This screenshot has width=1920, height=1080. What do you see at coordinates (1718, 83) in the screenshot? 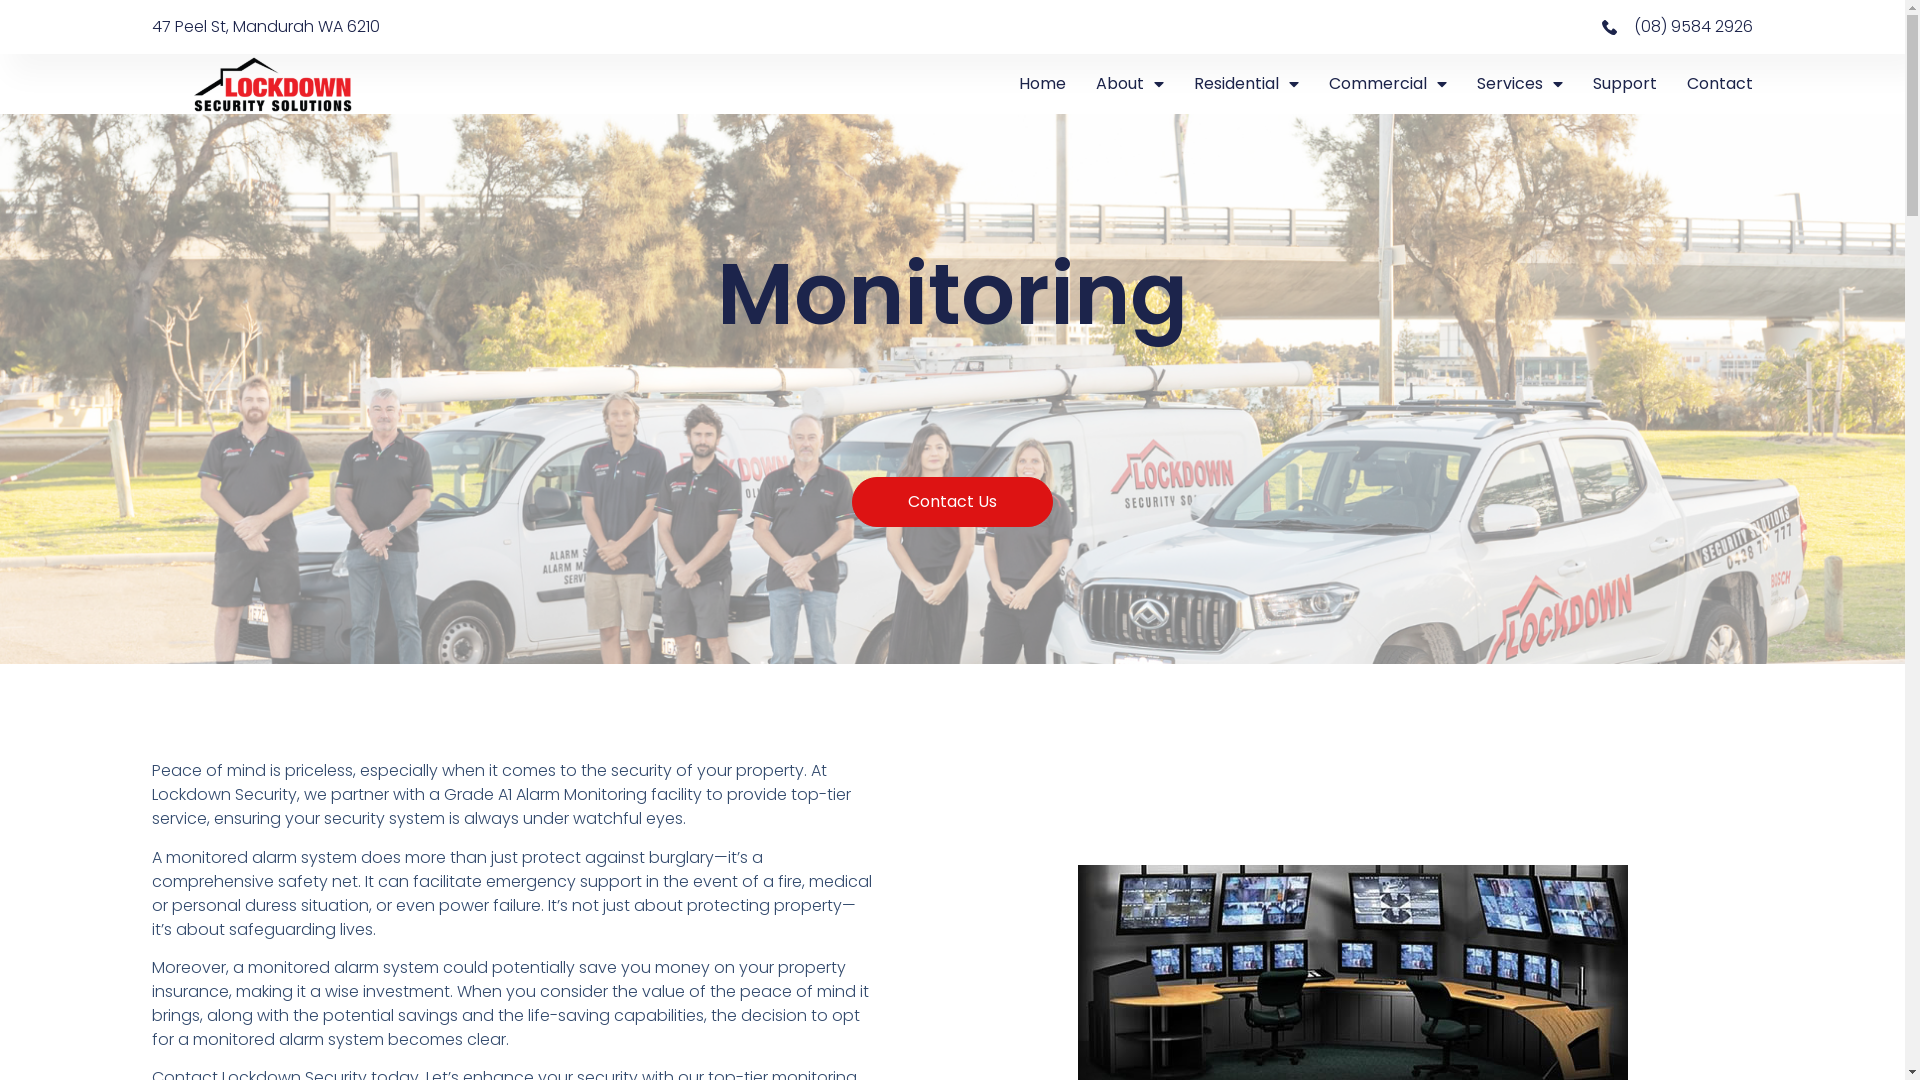
I see `'Contact'` at bounding box center [1718, 83].